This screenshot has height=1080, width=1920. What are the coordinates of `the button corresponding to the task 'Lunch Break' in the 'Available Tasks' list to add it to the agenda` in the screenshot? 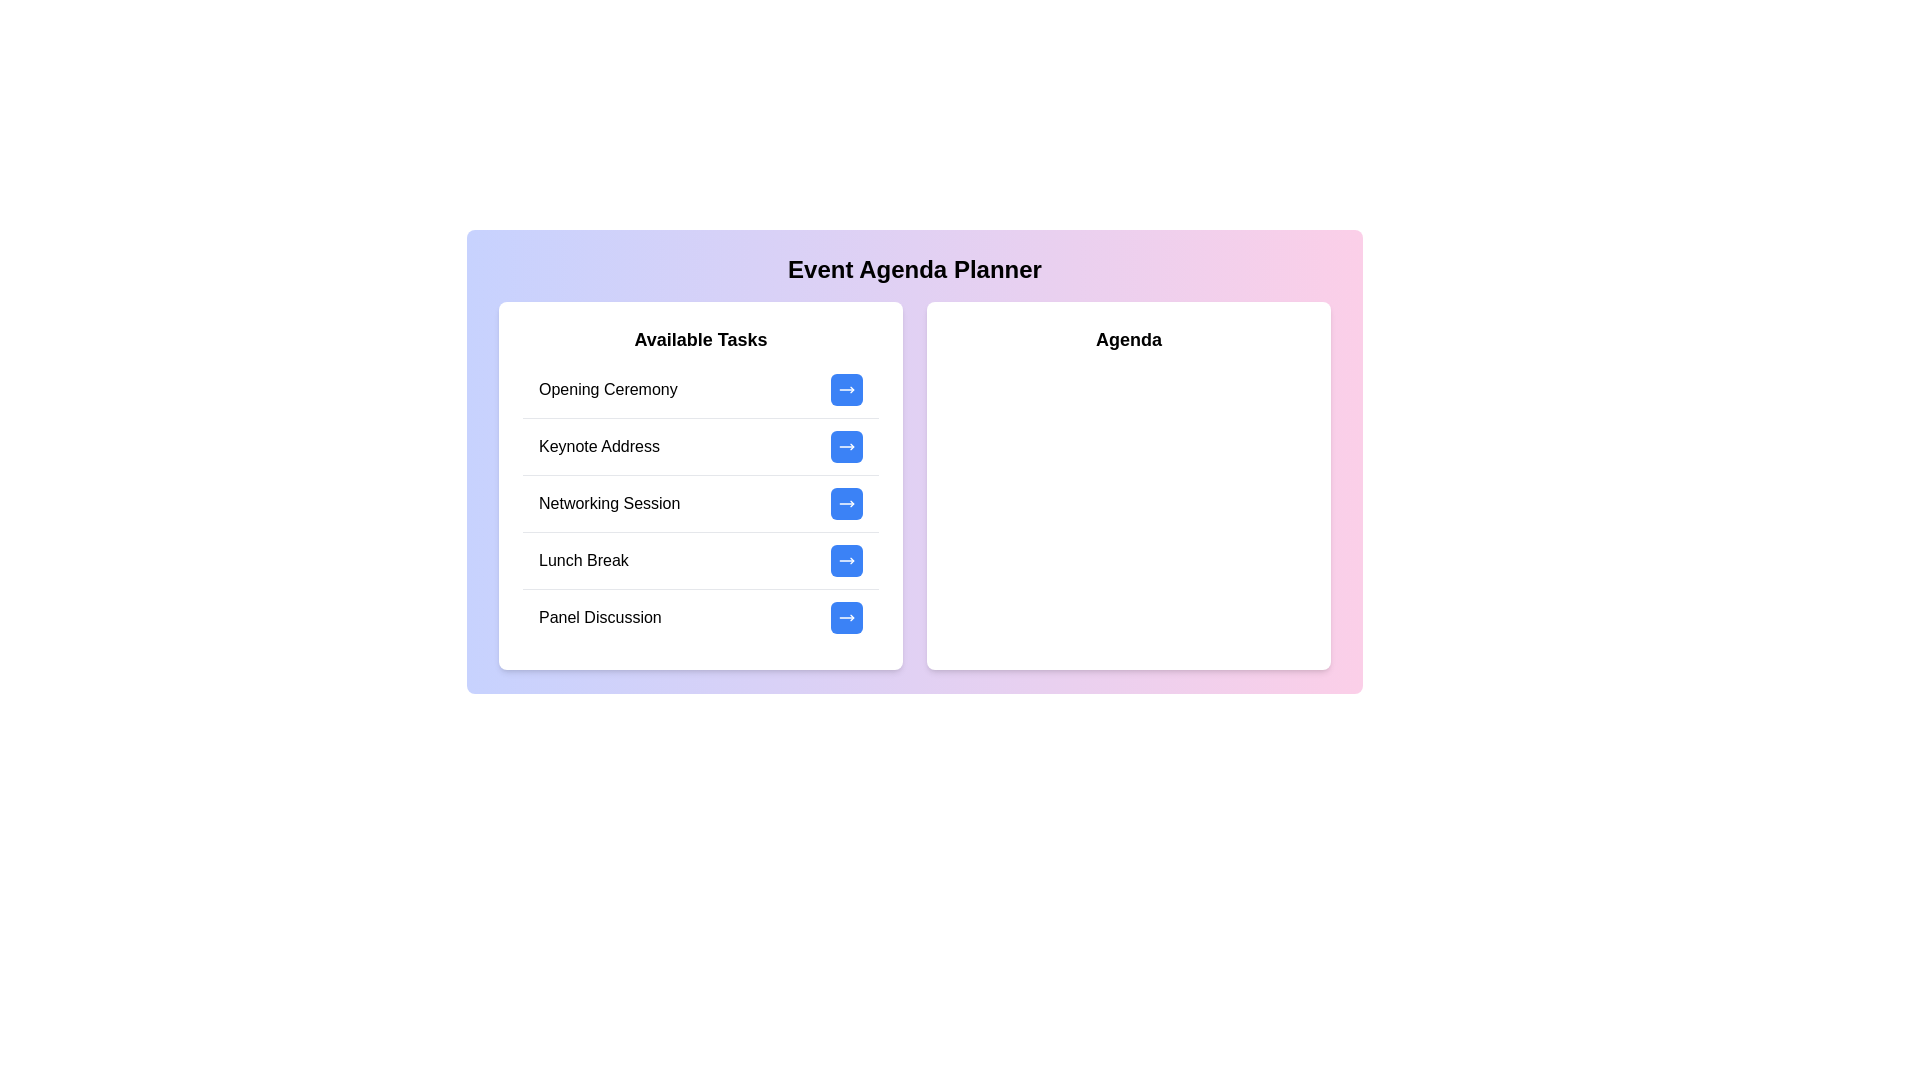 It's located at (846, 560).